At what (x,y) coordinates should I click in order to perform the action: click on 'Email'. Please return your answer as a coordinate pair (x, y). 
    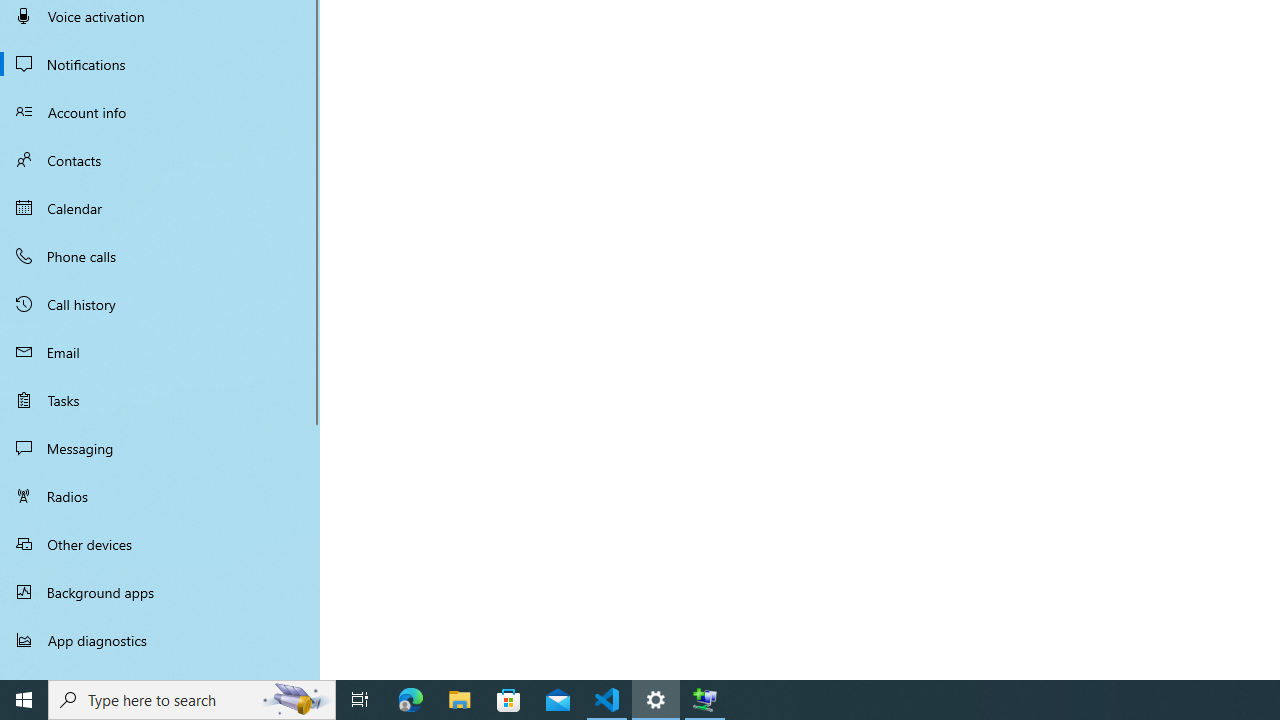
    Looking at the image, I should click on (160, 351).